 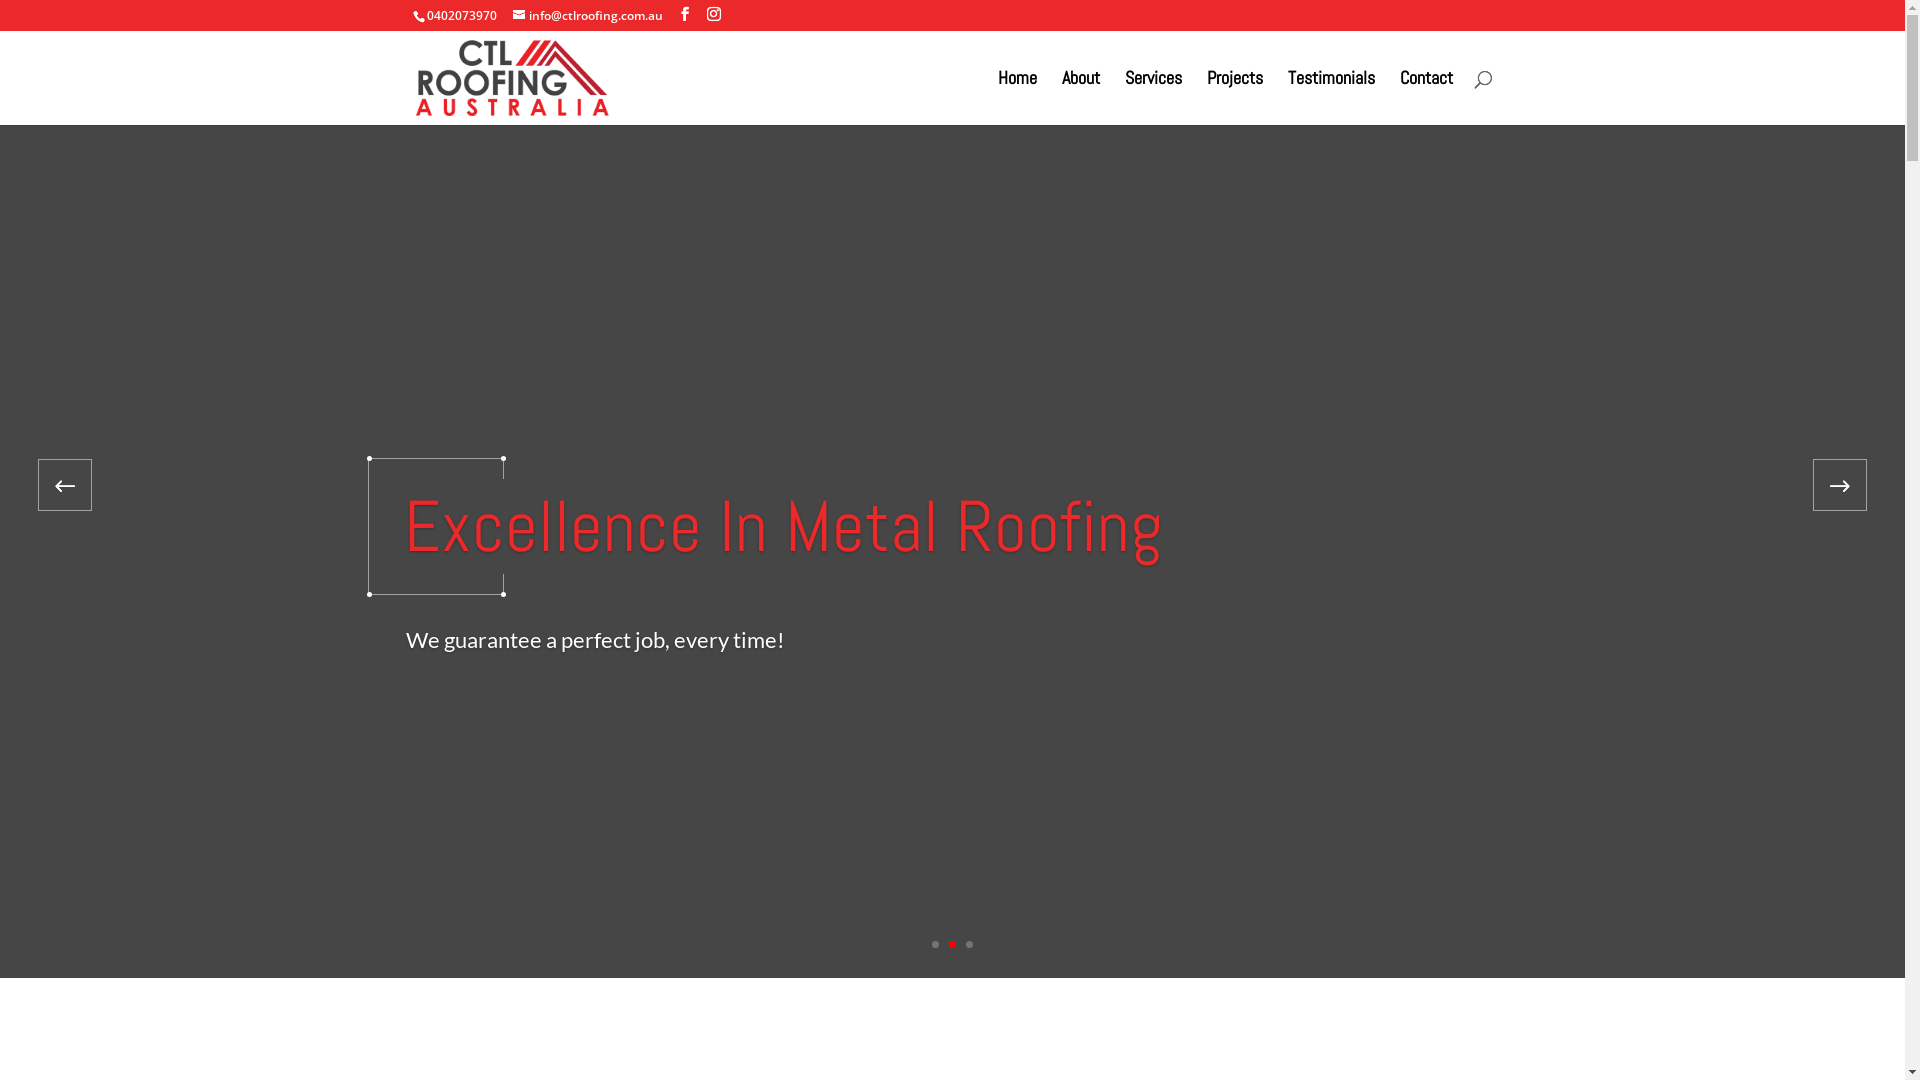 What do you see at coordinates (1079, 97) in the screenshot?
I see `'About'` at bounding box center [1079, 97].